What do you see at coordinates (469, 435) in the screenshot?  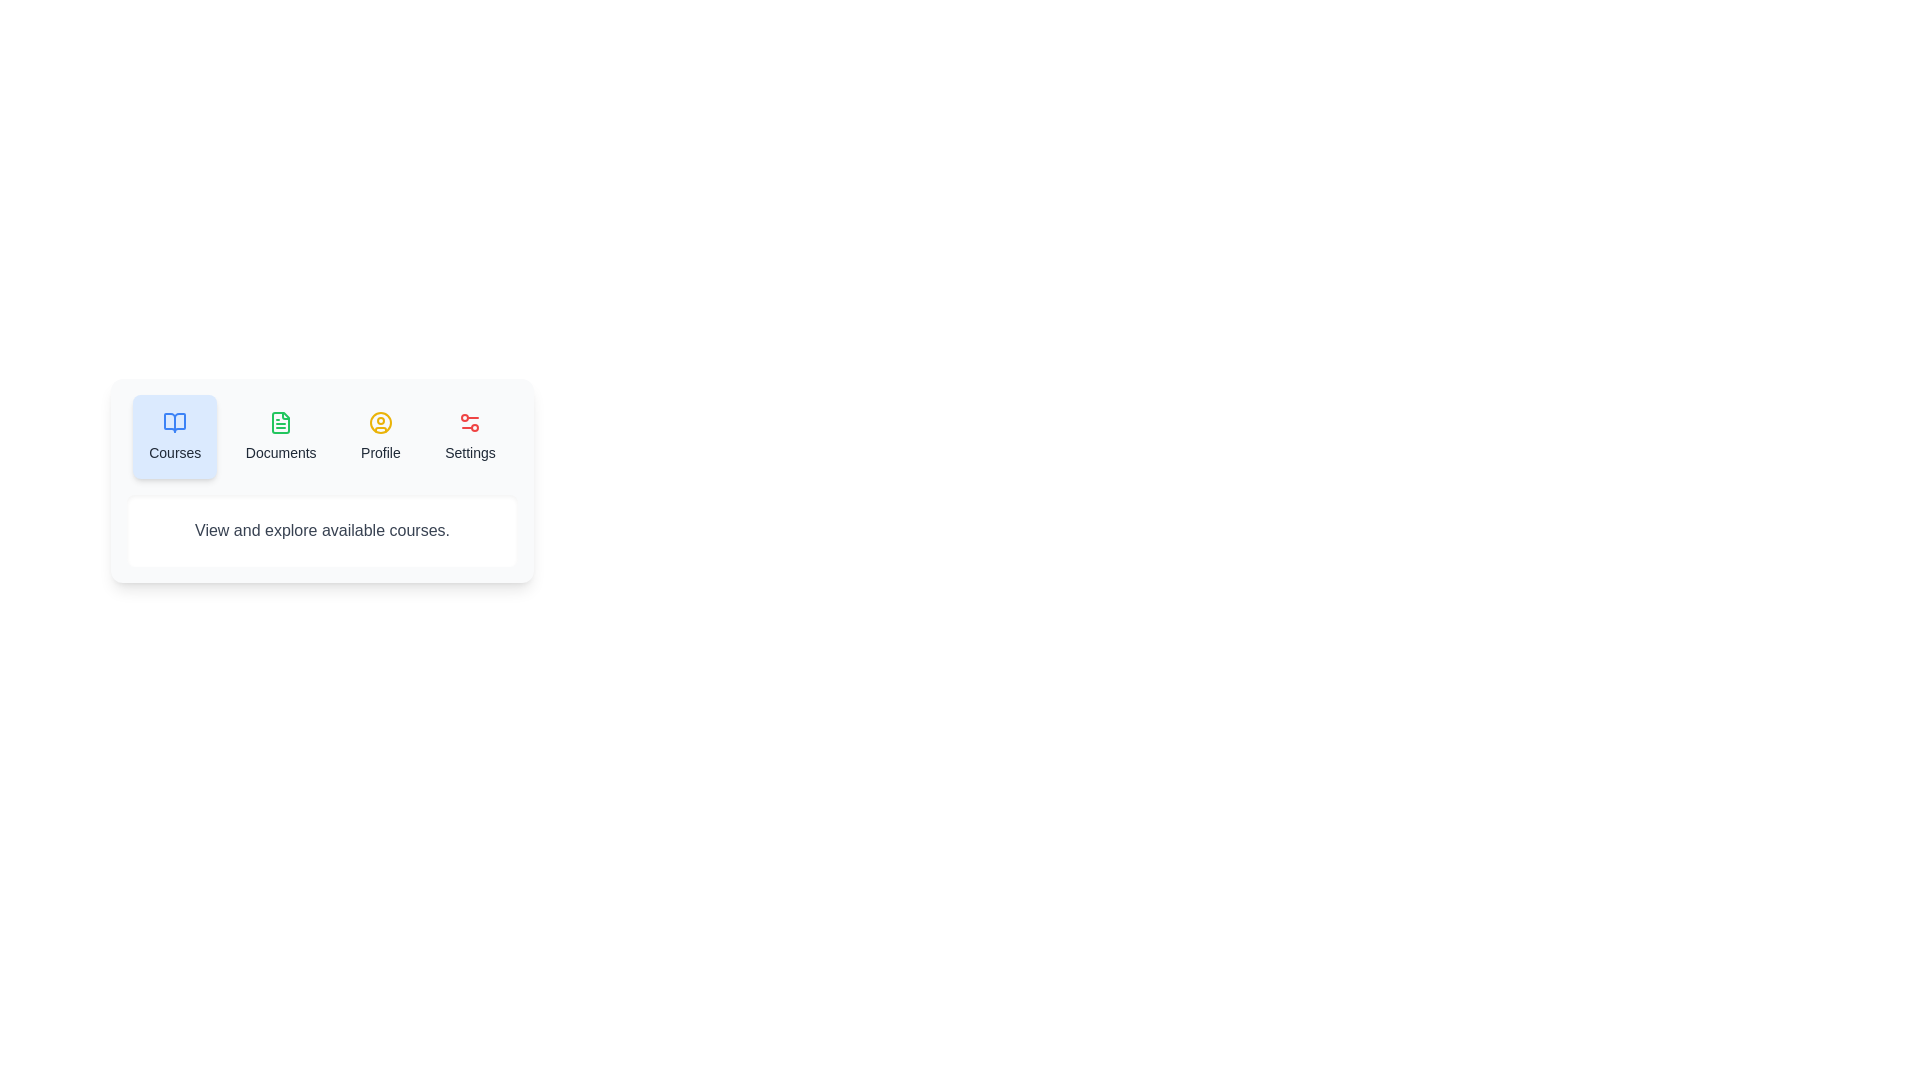 I see `the tab labeled Settings to observe its hover effect` at bounding box center [469, 435].